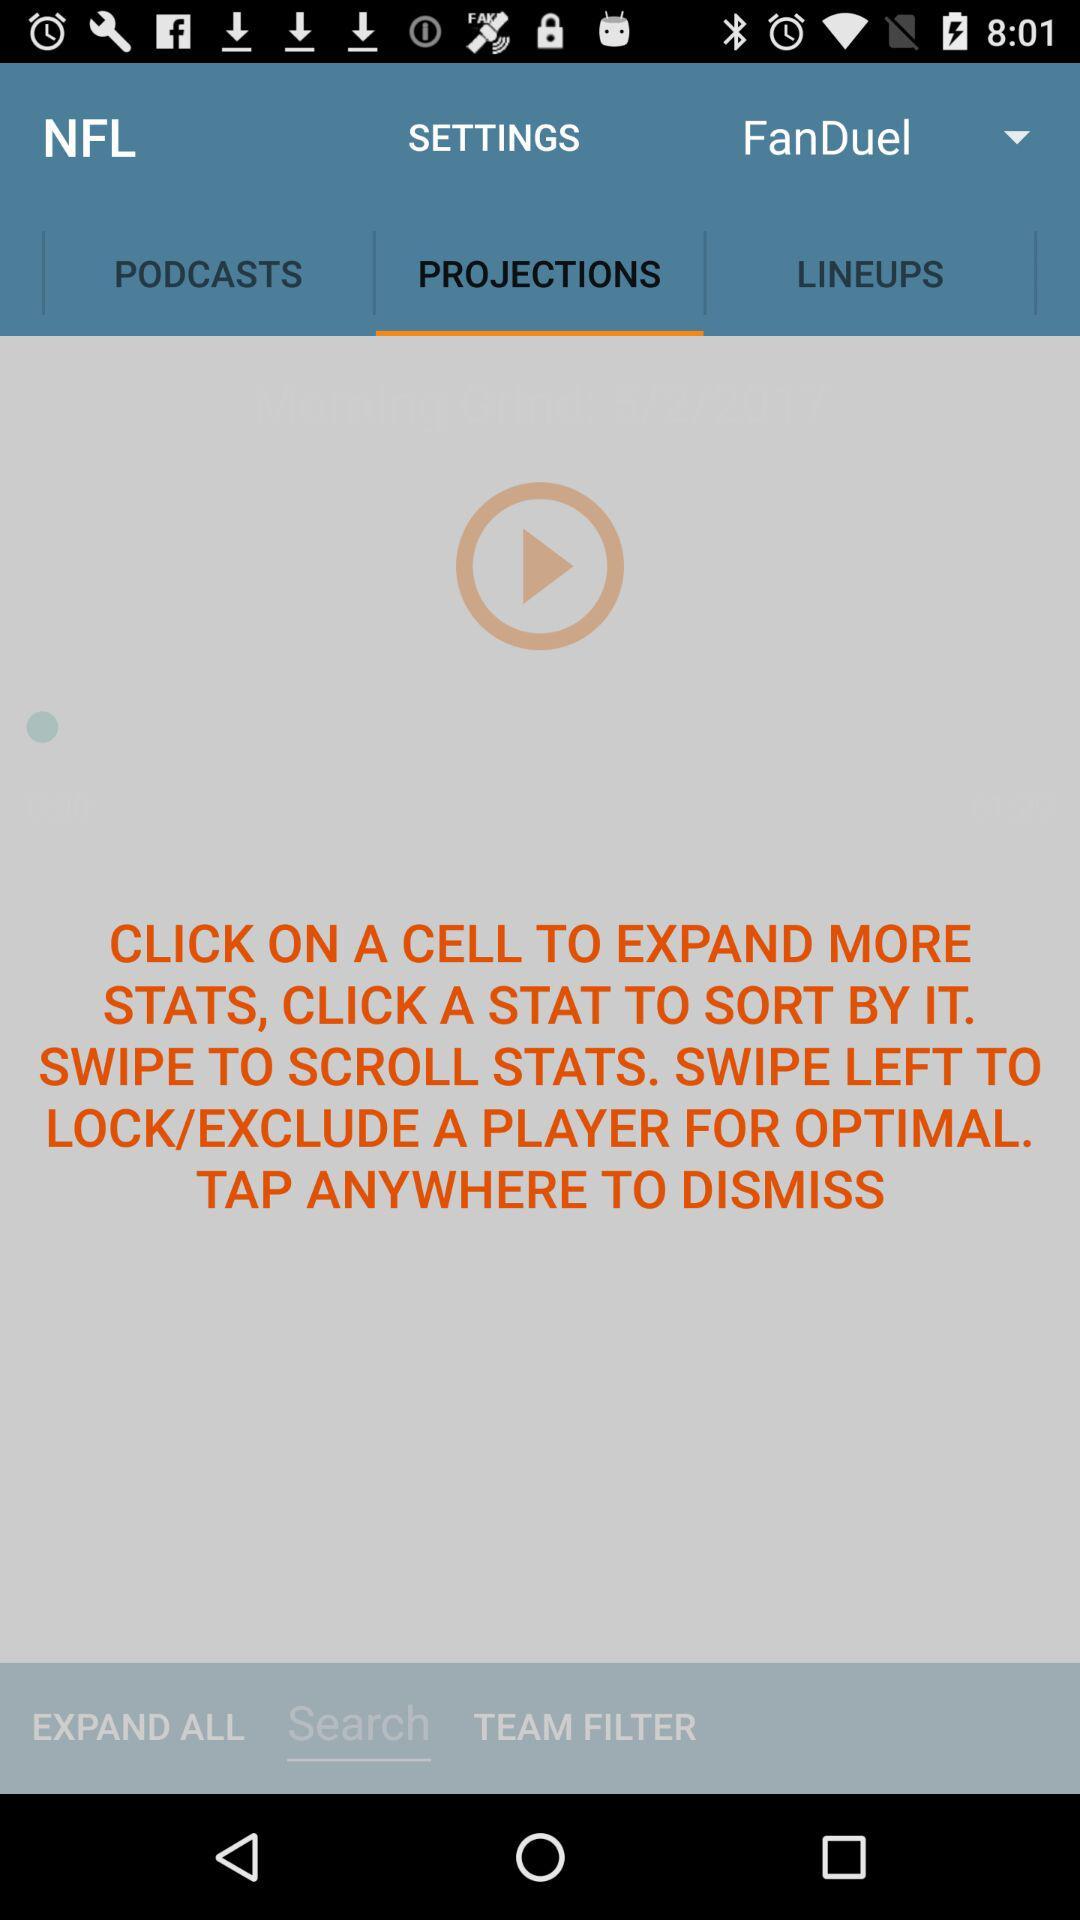 The width and height of the screenshot is (1080, 1920). I want to click on search at the bottom, so click(358, 1722).